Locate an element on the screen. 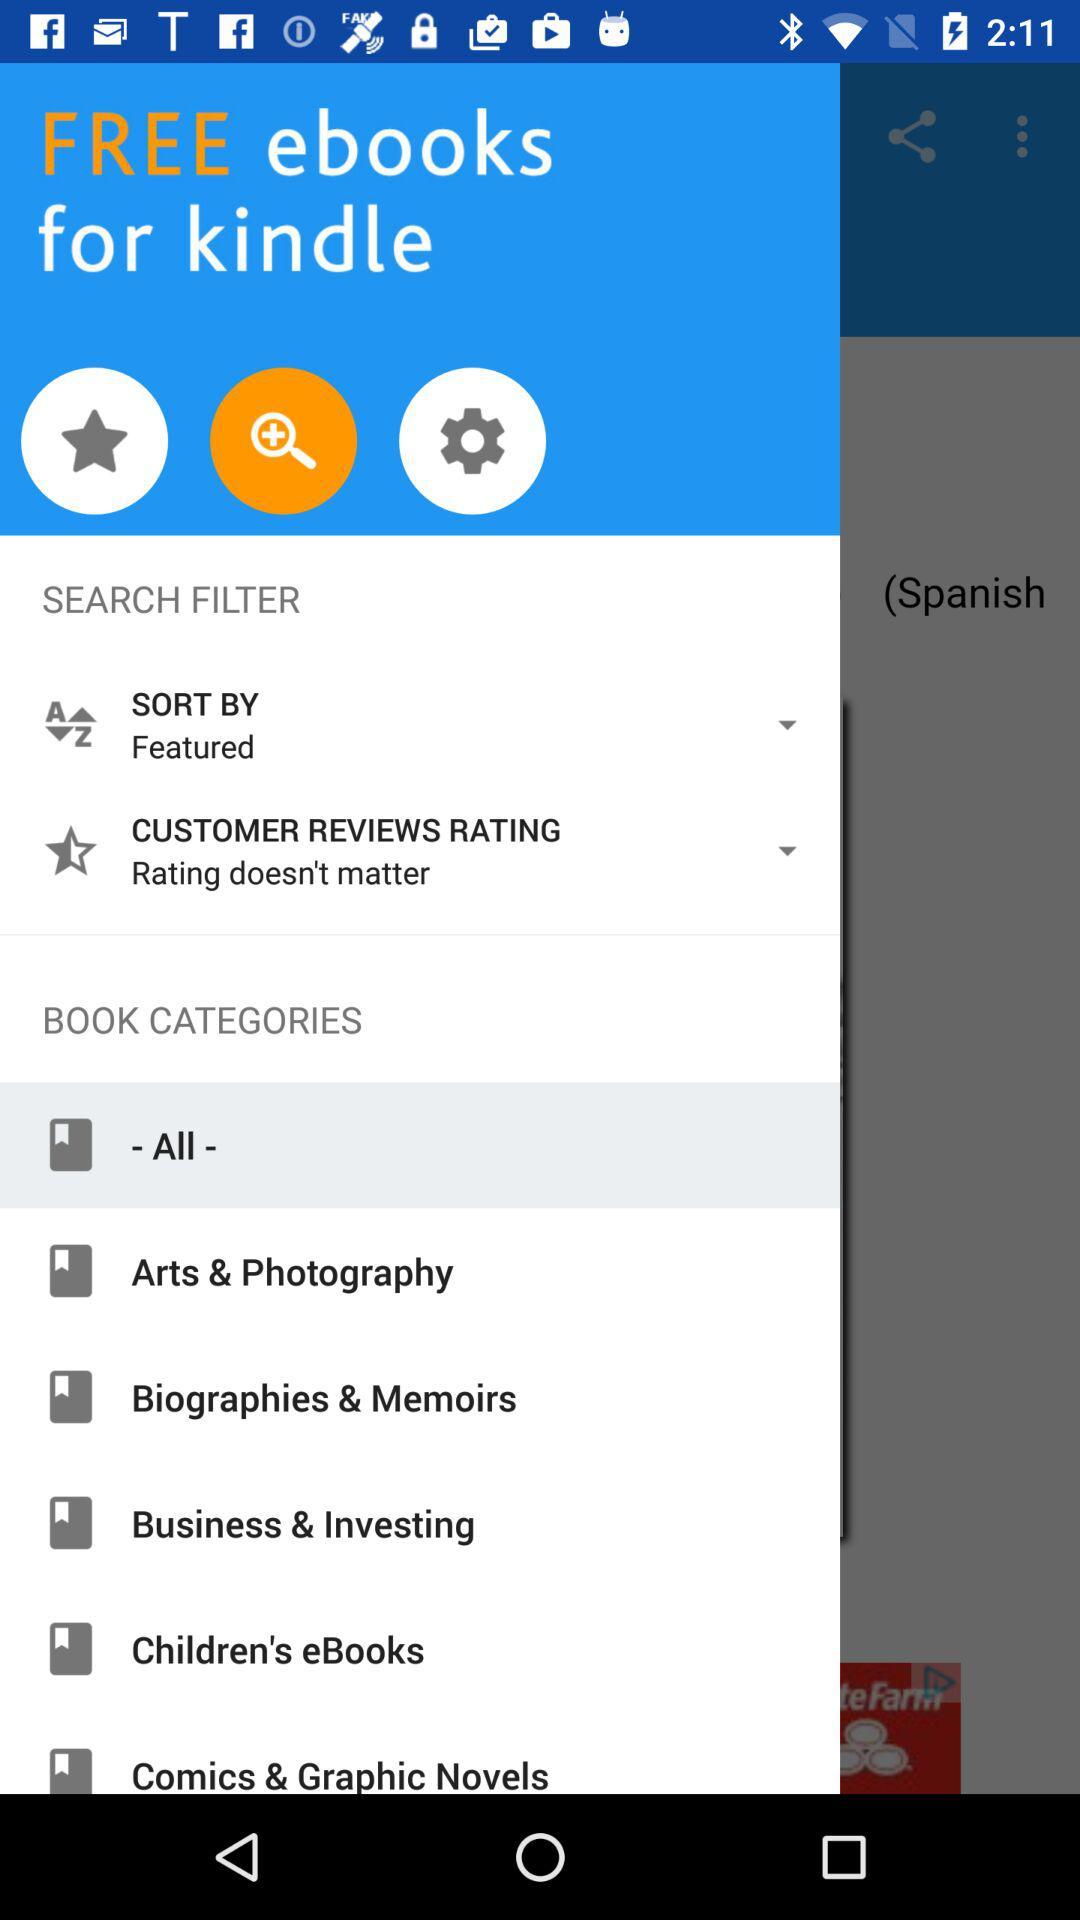 Image resolution: width=1080 pixels, height=1920 pixels. zoom option is located at coordinates (283, 440).